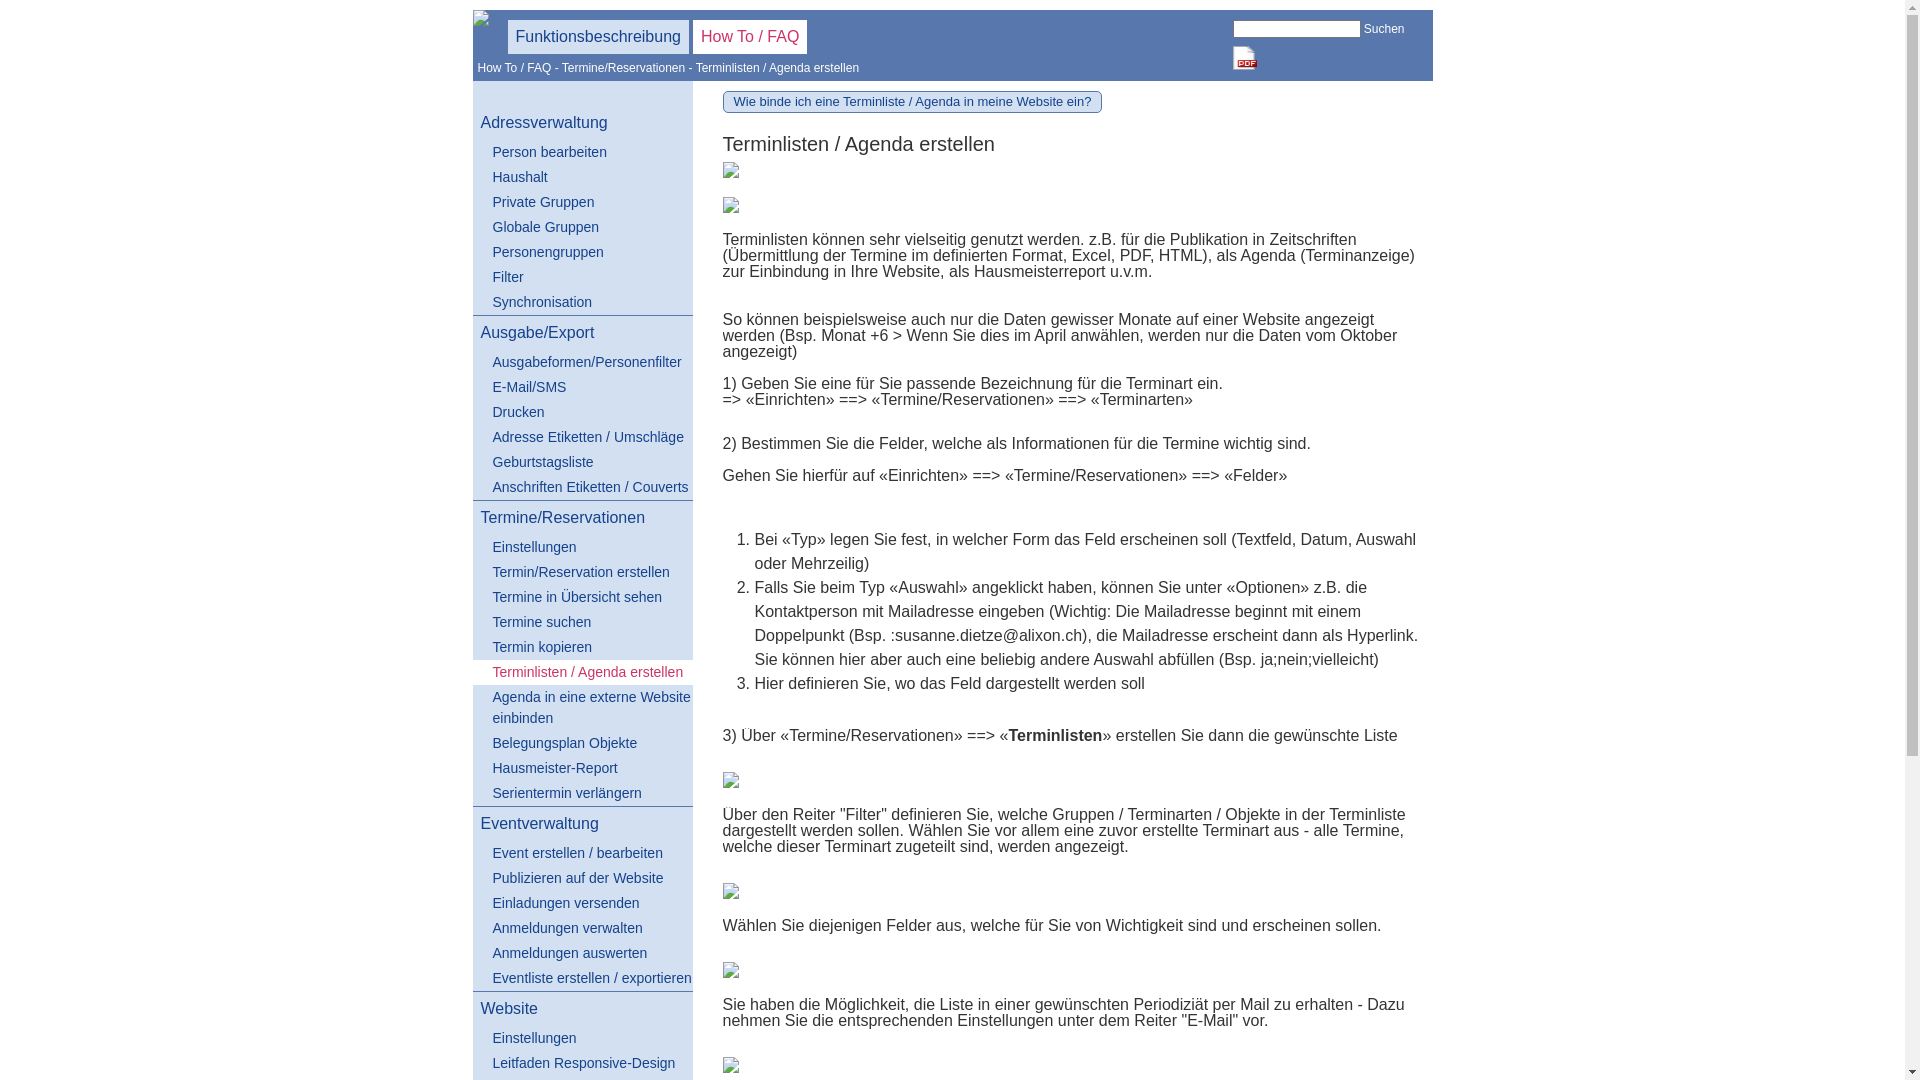 This screenshot has width=1920, height=1080. I want to click on 'Geburtstagsliste', so click(470, 462).